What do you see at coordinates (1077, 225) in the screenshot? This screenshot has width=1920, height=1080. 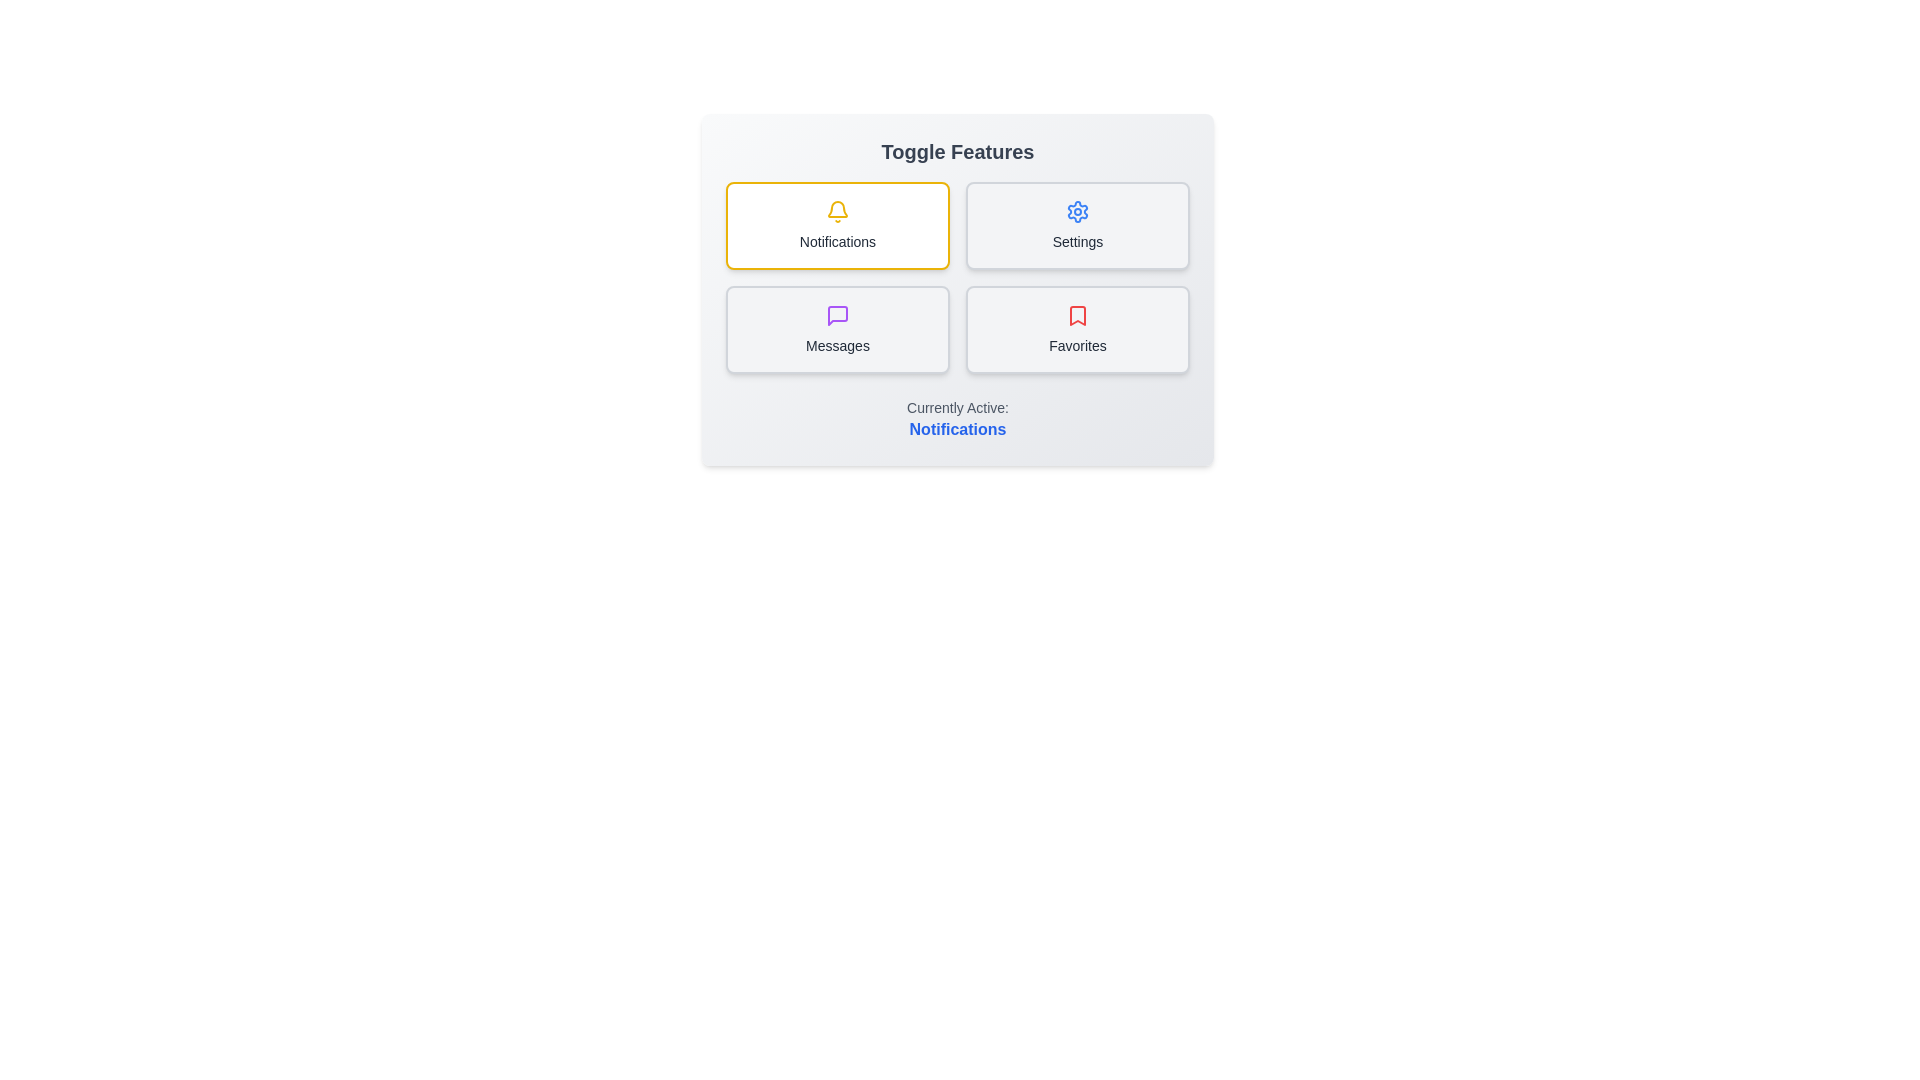 I see `the toggle option Settings by clicking on its corresponding button` at bounding box center [1077, 225].